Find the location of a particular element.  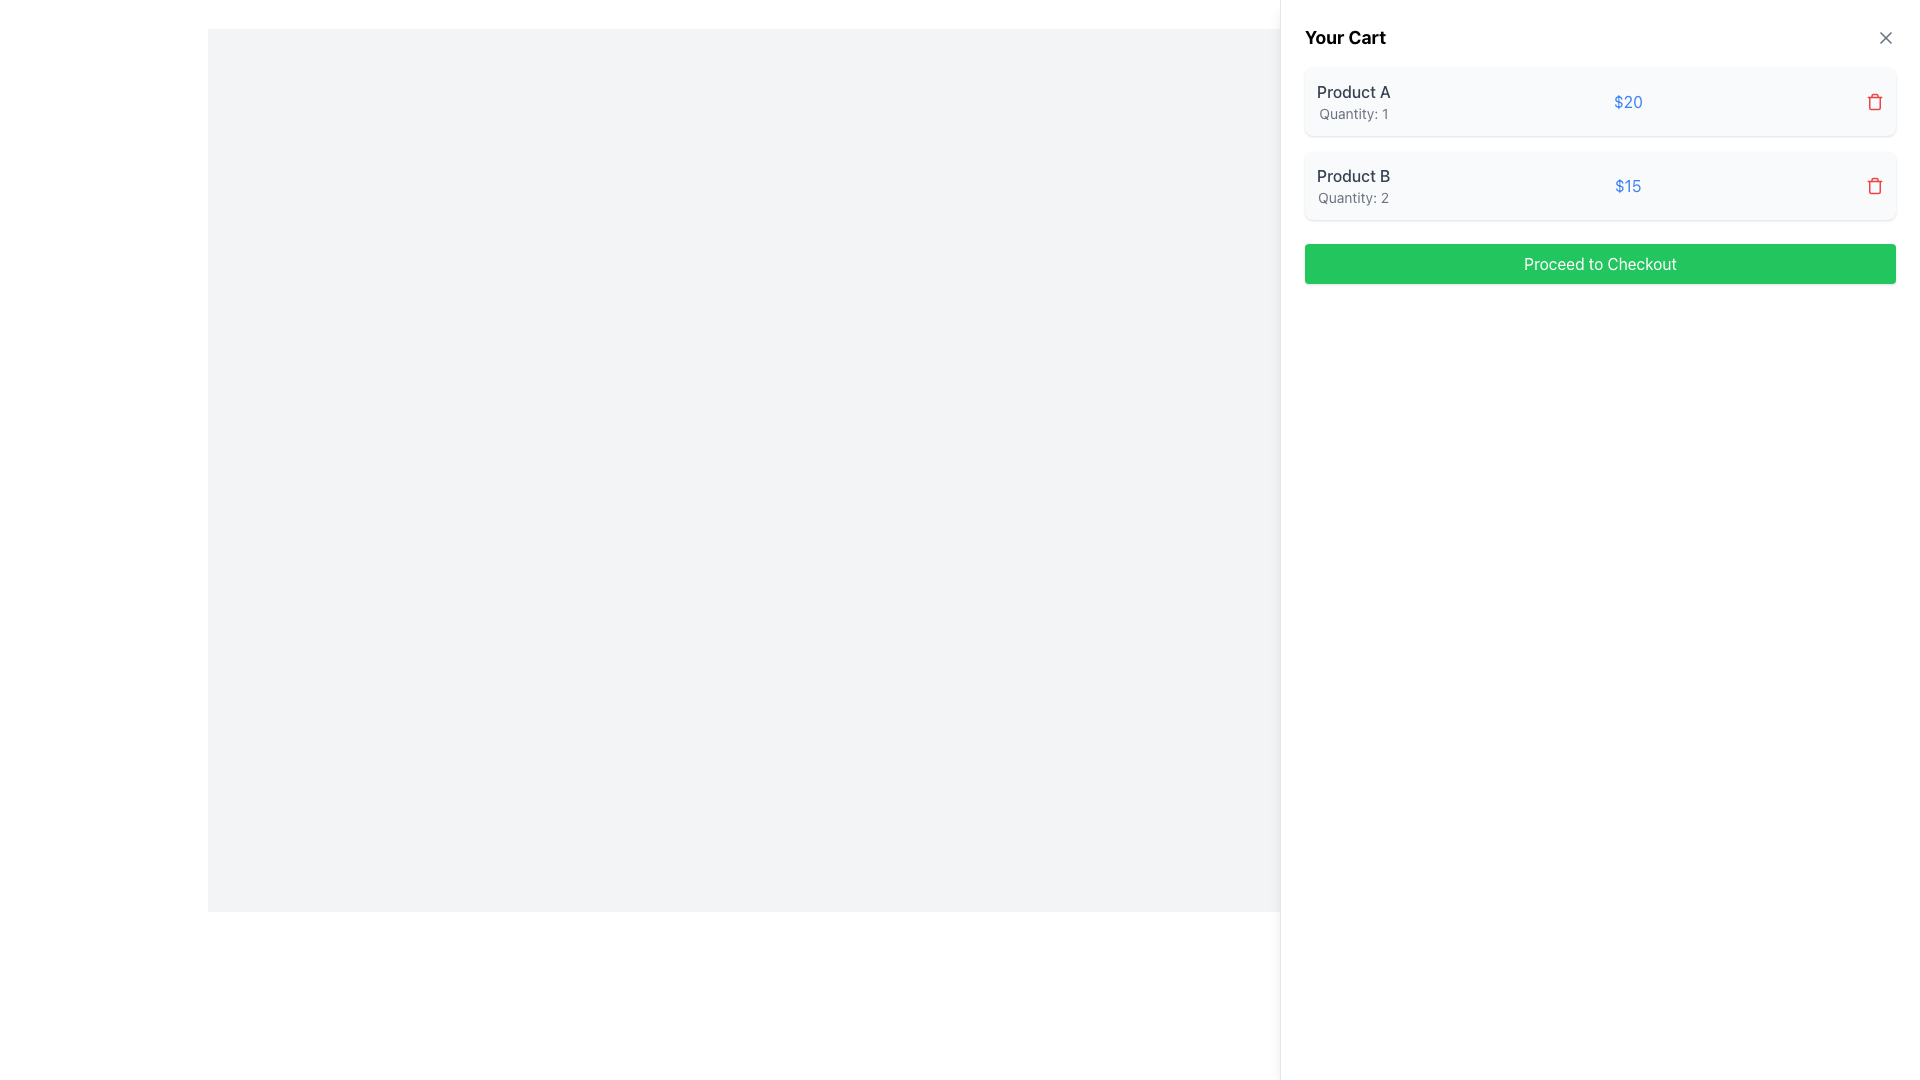

price displayed as '$20' in blue color, located in the cart section to the right of the product information for 'Product A' is located at coordinates (1628, 101).